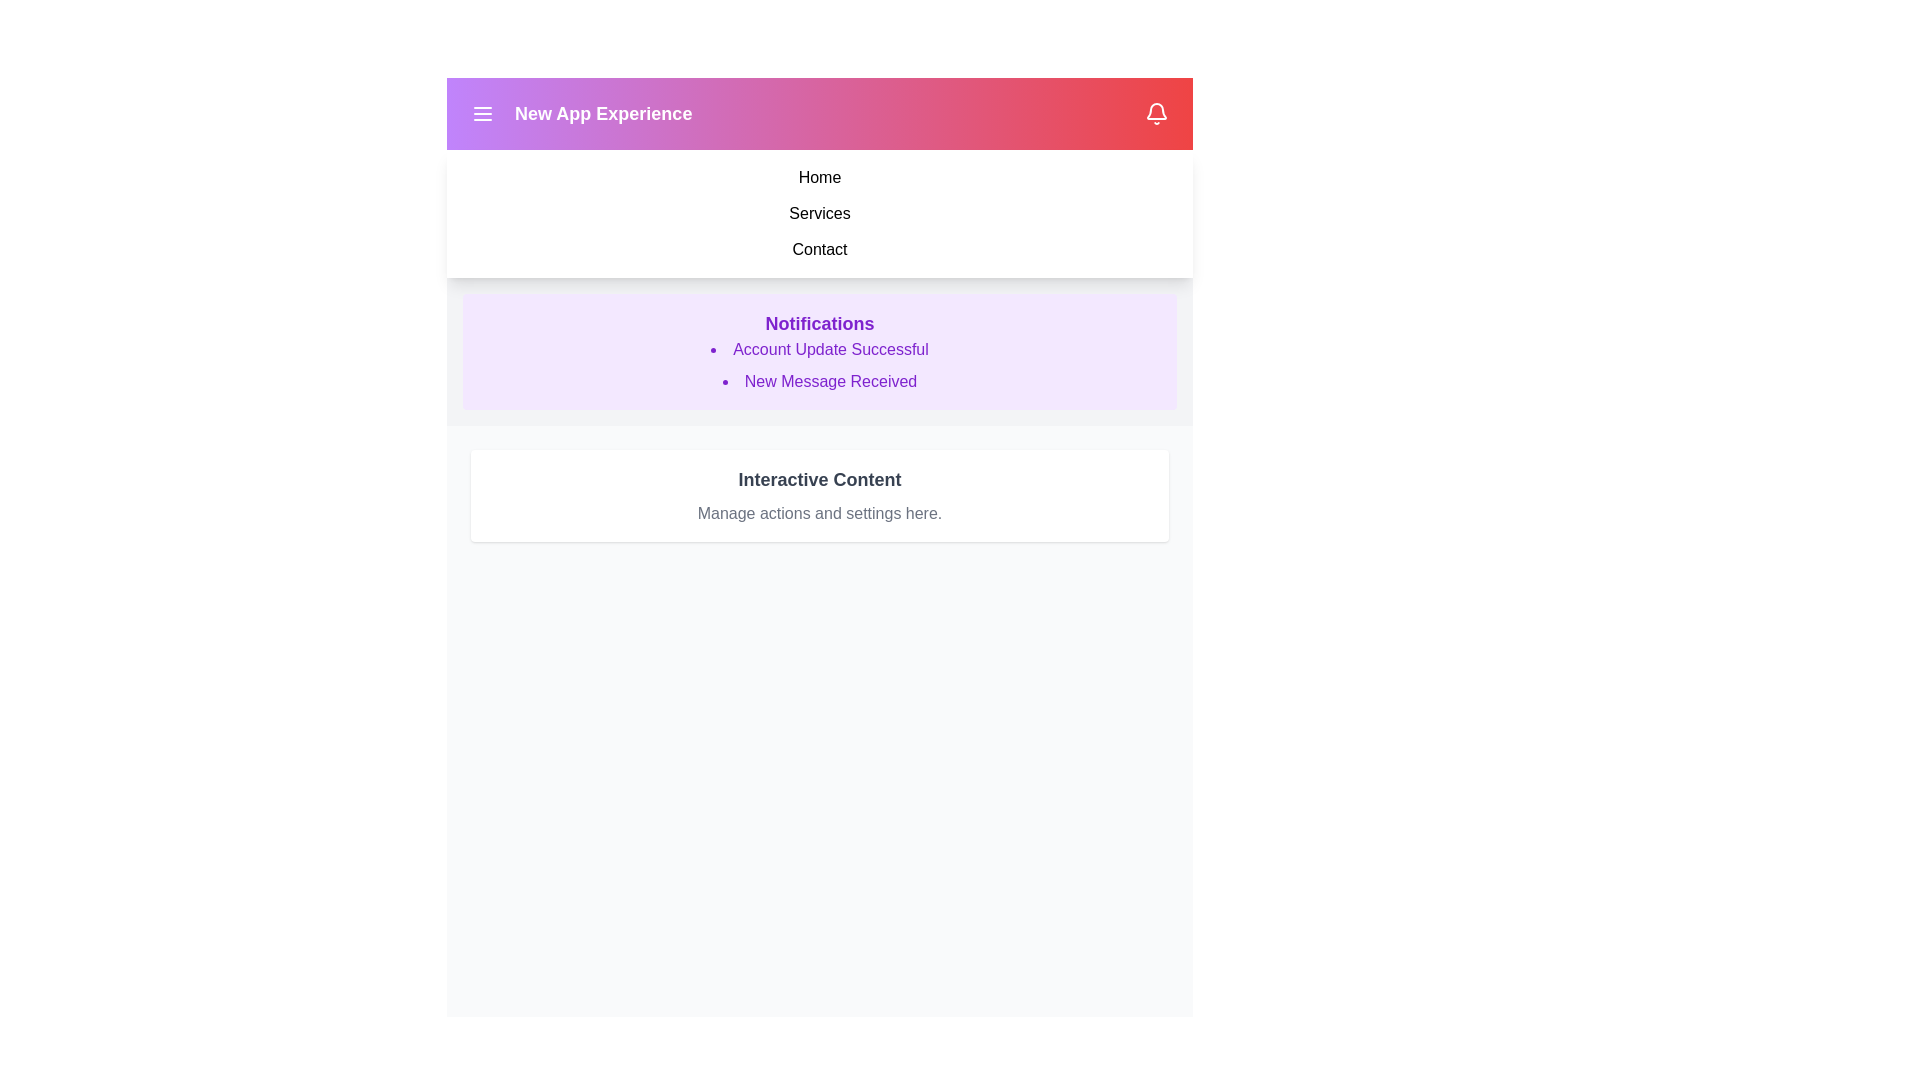 This screenshot has height=1080, width=1920. I want to click on the menu item Home from the navigation menu, so click(820, 176).